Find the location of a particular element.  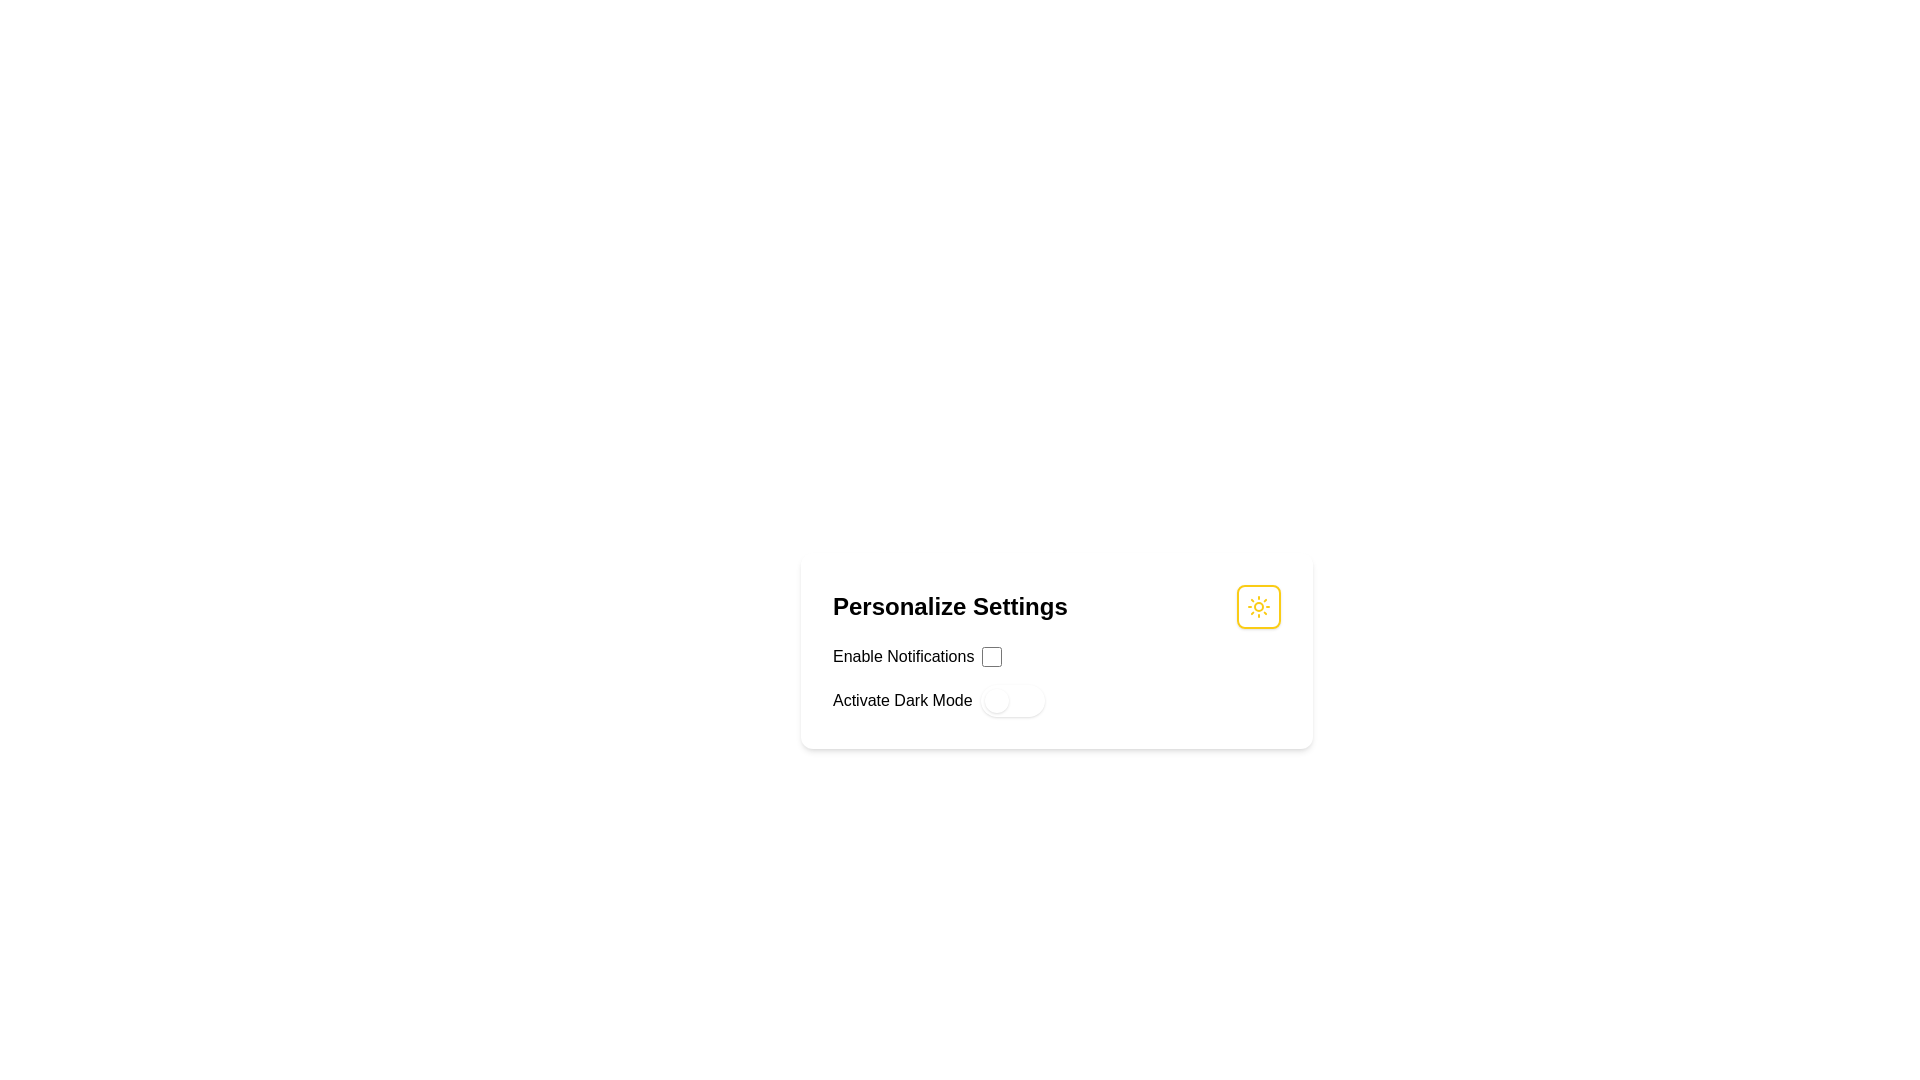

the toggle is located at coordinates (1007, 700).